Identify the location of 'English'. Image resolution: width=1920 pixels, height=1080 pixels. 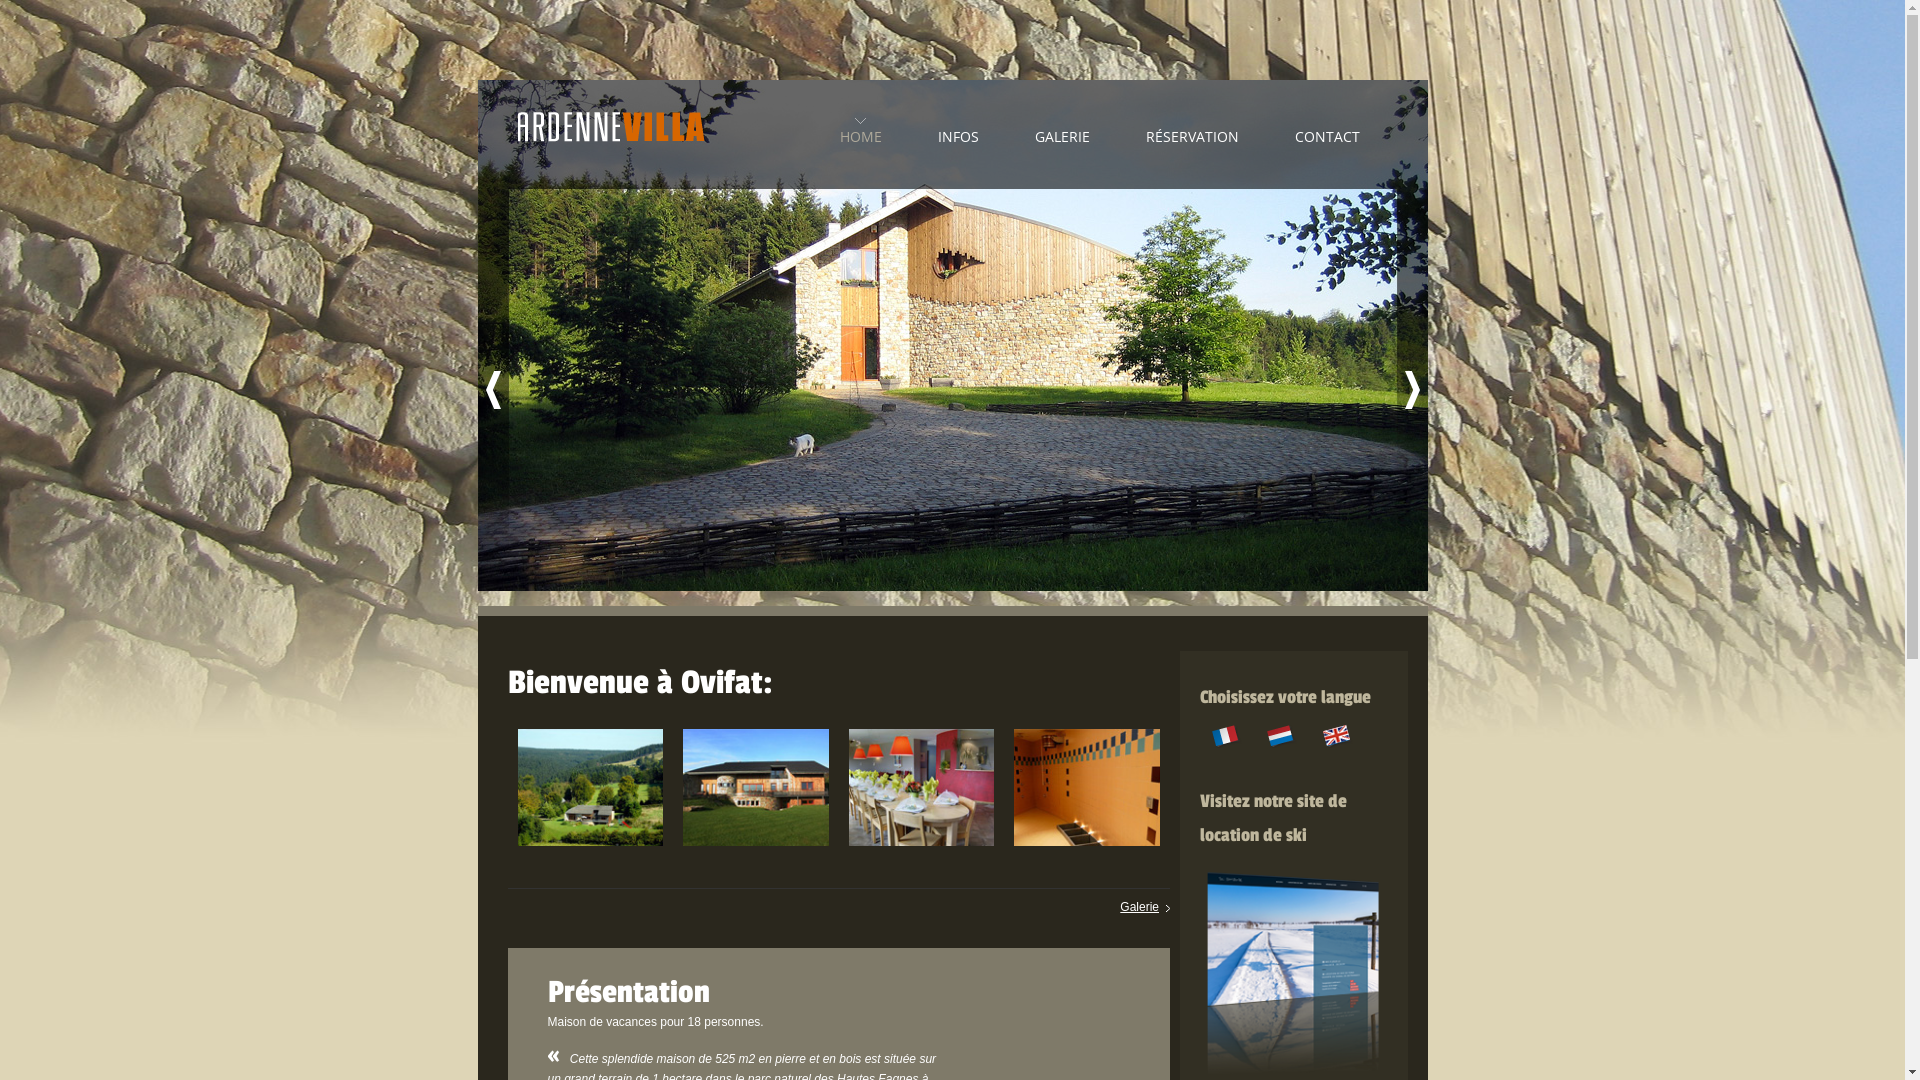
(1337, 735).